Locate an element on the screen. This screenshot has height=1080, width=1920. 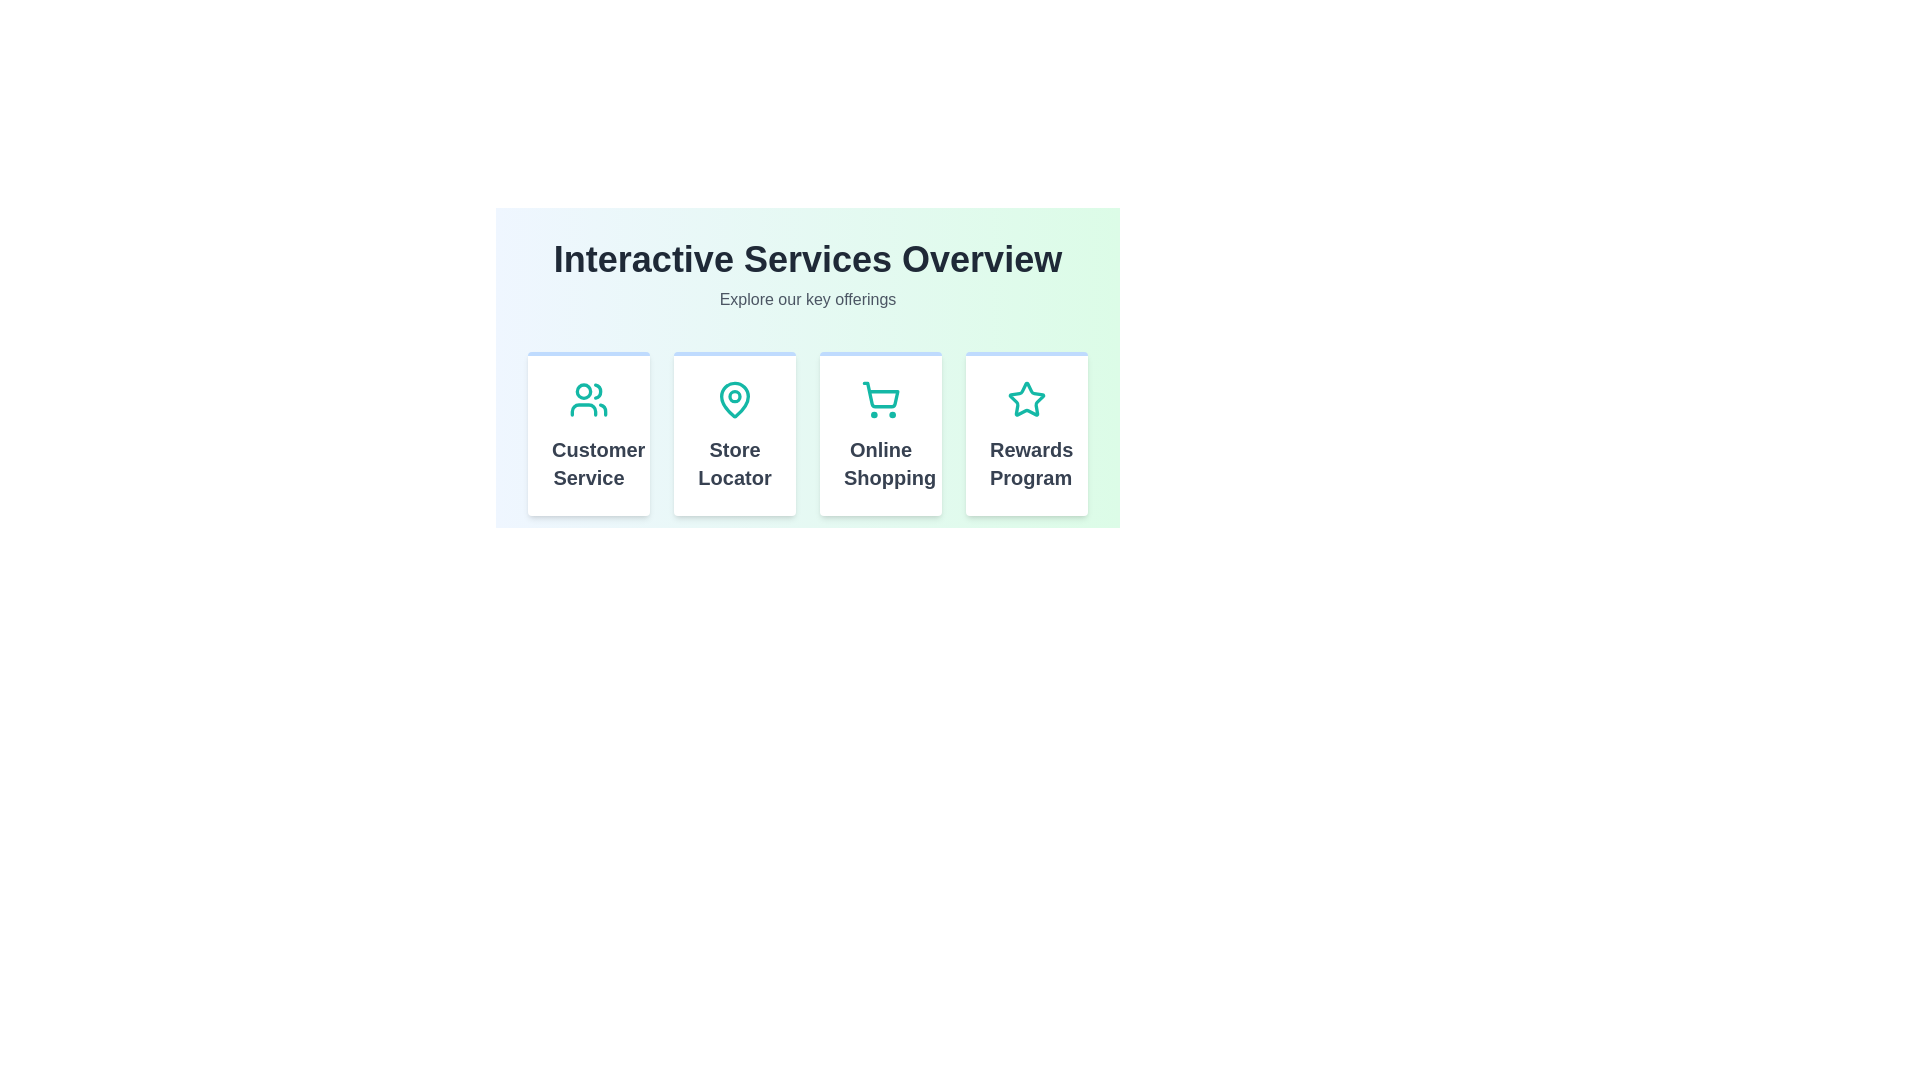
the teal shopping cart icon located centrally within the 'Online Shopping' card, which is the third card is located at coordinates (880, 400).